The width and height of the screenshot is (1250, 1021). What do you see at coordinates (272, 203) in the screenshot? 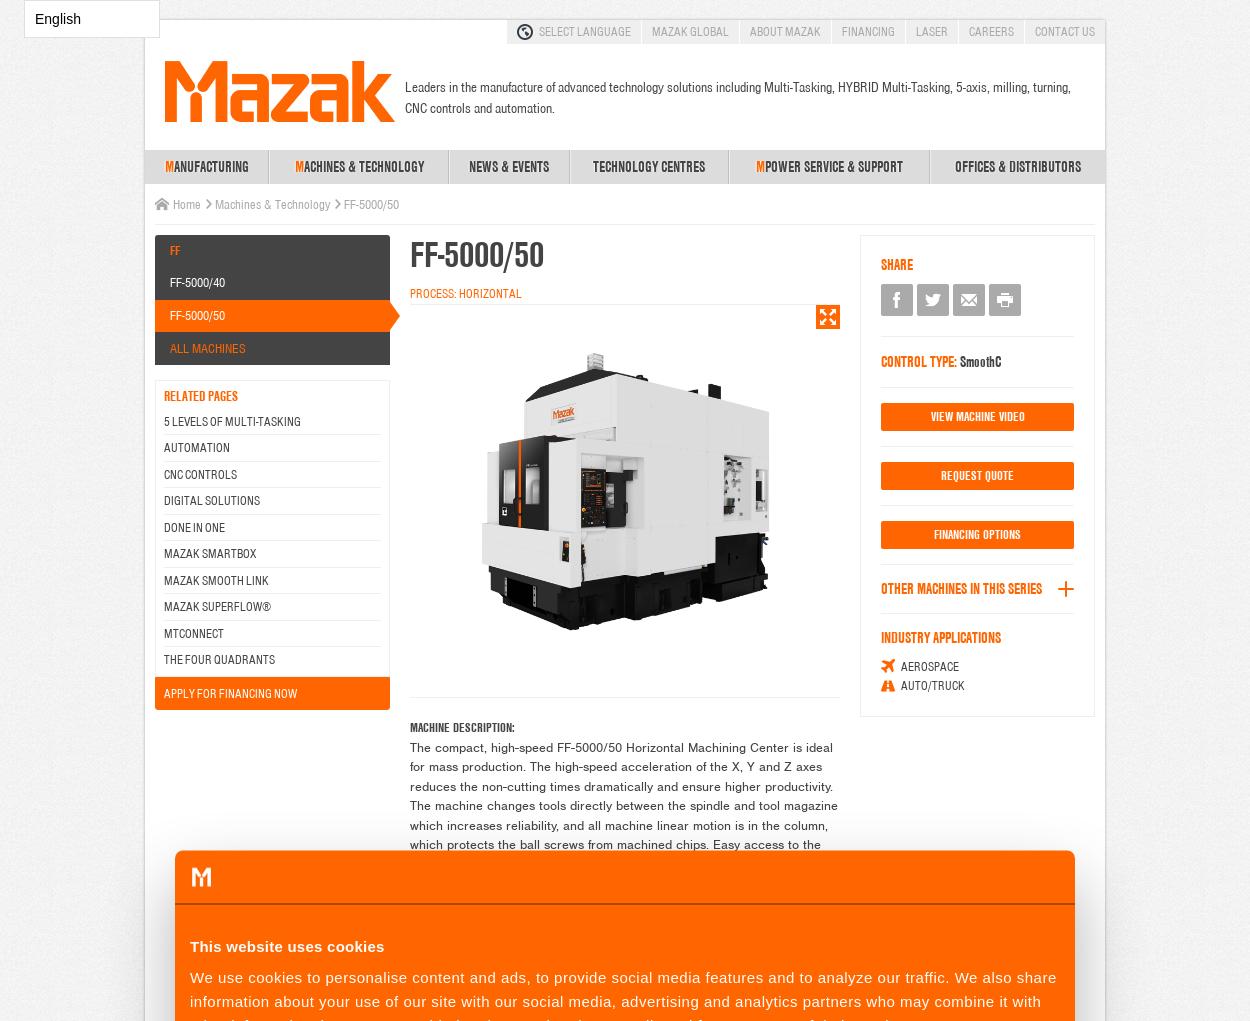
I see `'Machines & Technology'` at bounding box center [272, 203].